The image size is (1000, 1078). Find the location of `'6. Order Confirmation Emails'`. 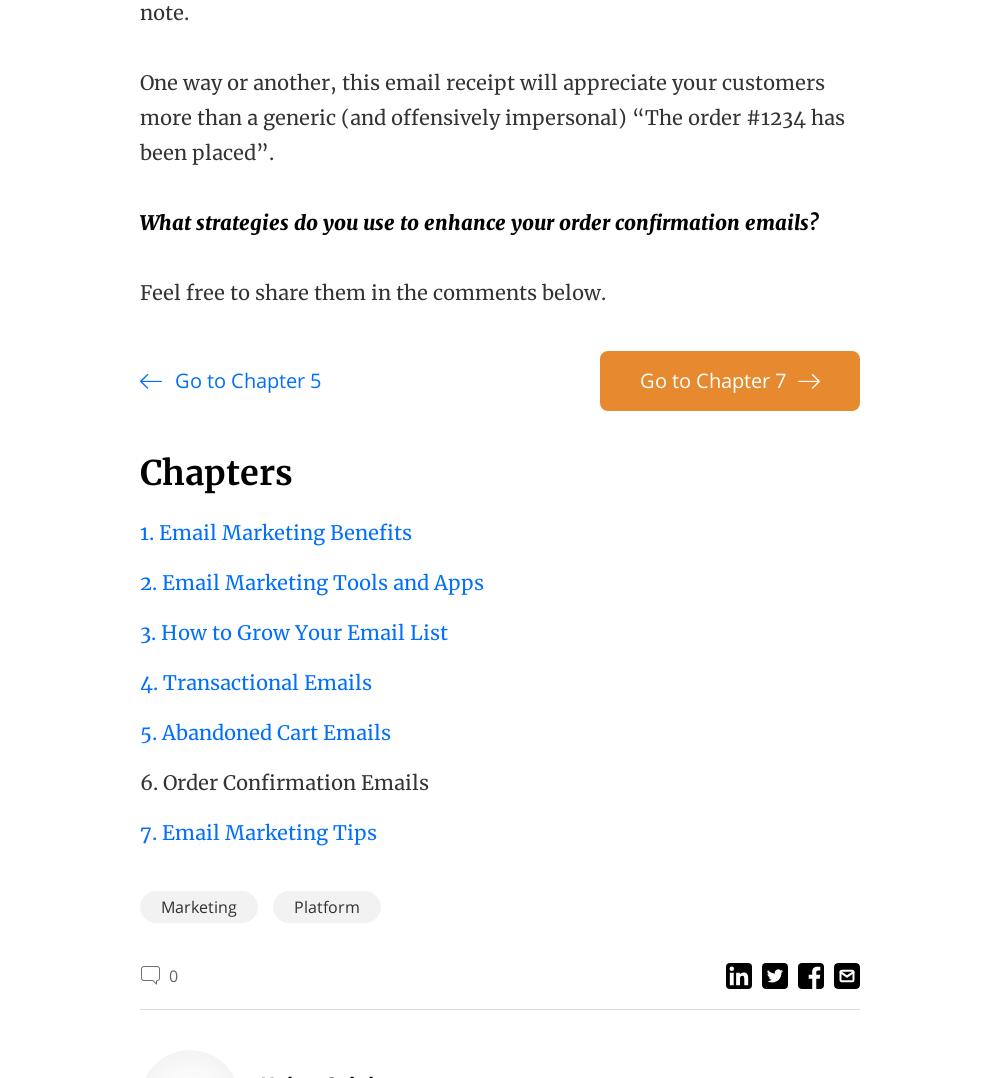

'6. Order Confirmation Emails' is located at coordinates (140, 781).